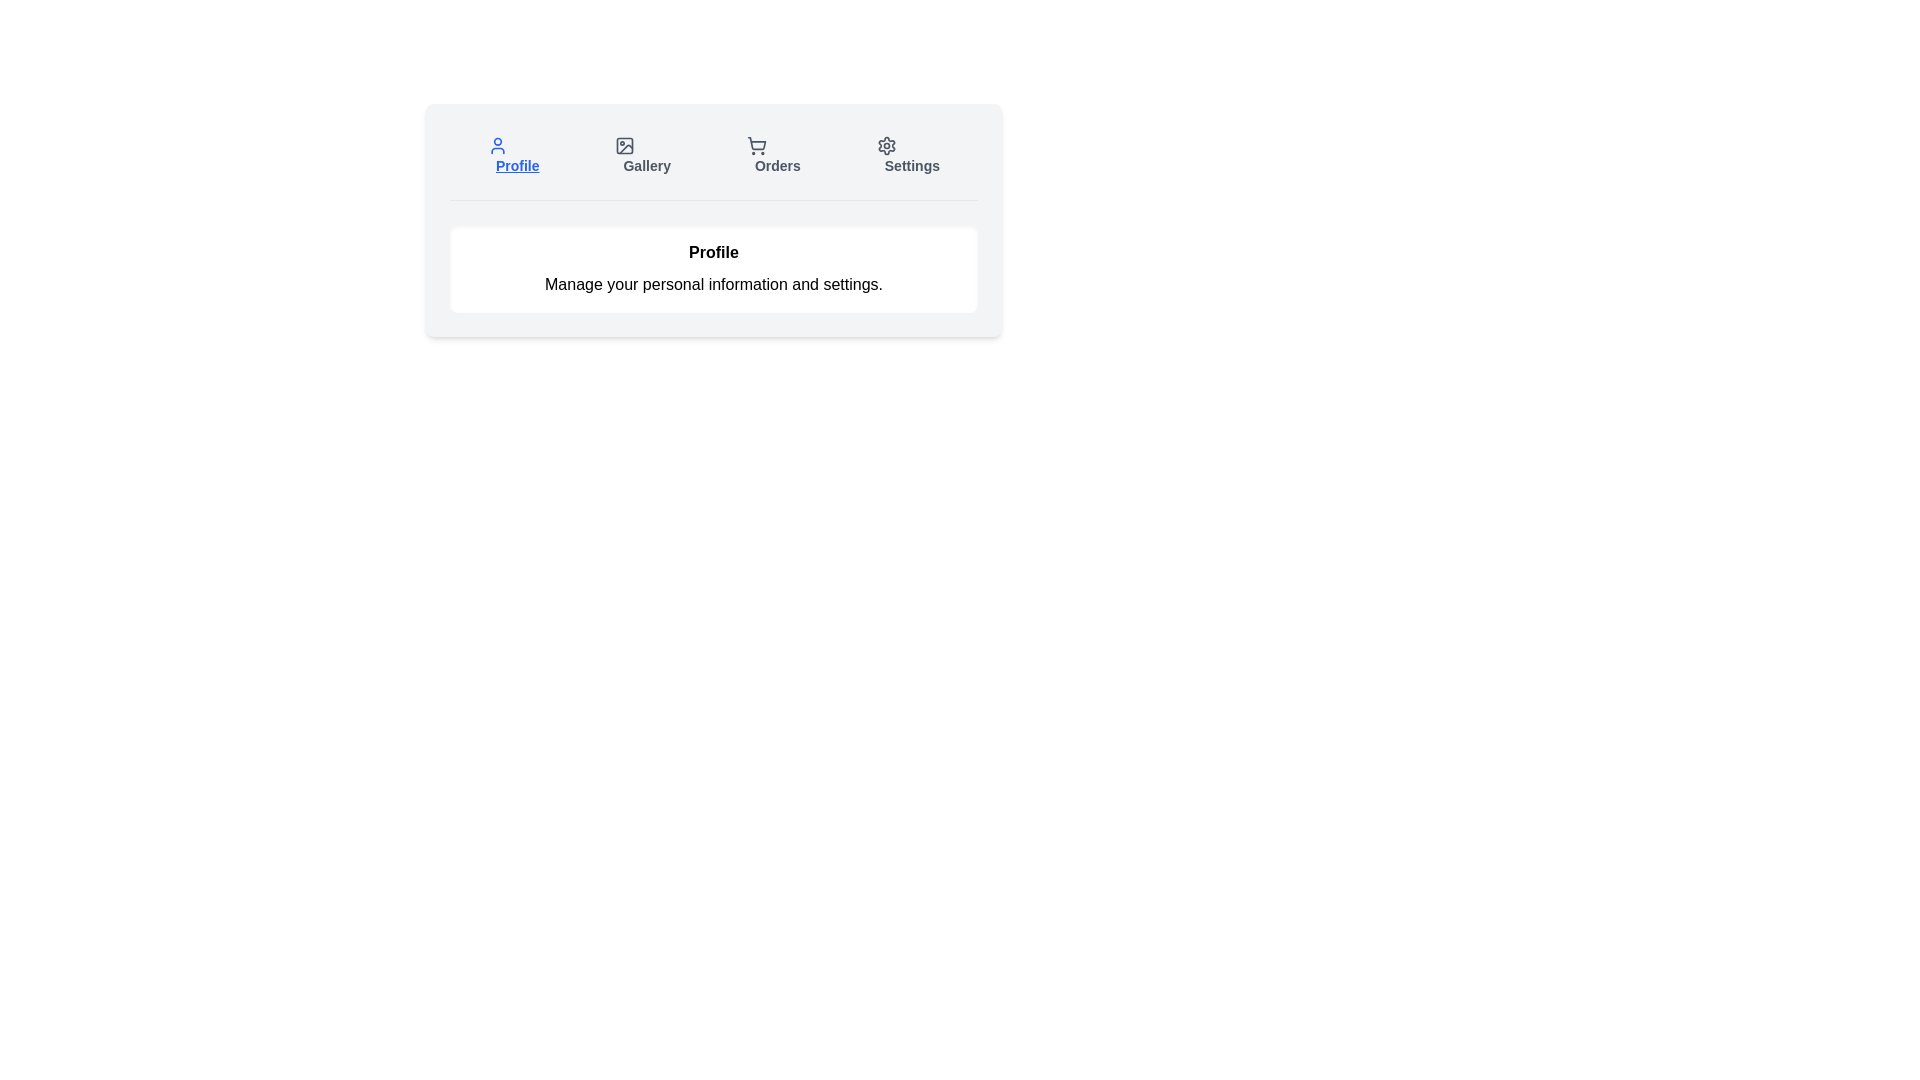  Describe the element at coordinates (772, 154) in the screenshot. I see `the tab labeled Orders` at that location.